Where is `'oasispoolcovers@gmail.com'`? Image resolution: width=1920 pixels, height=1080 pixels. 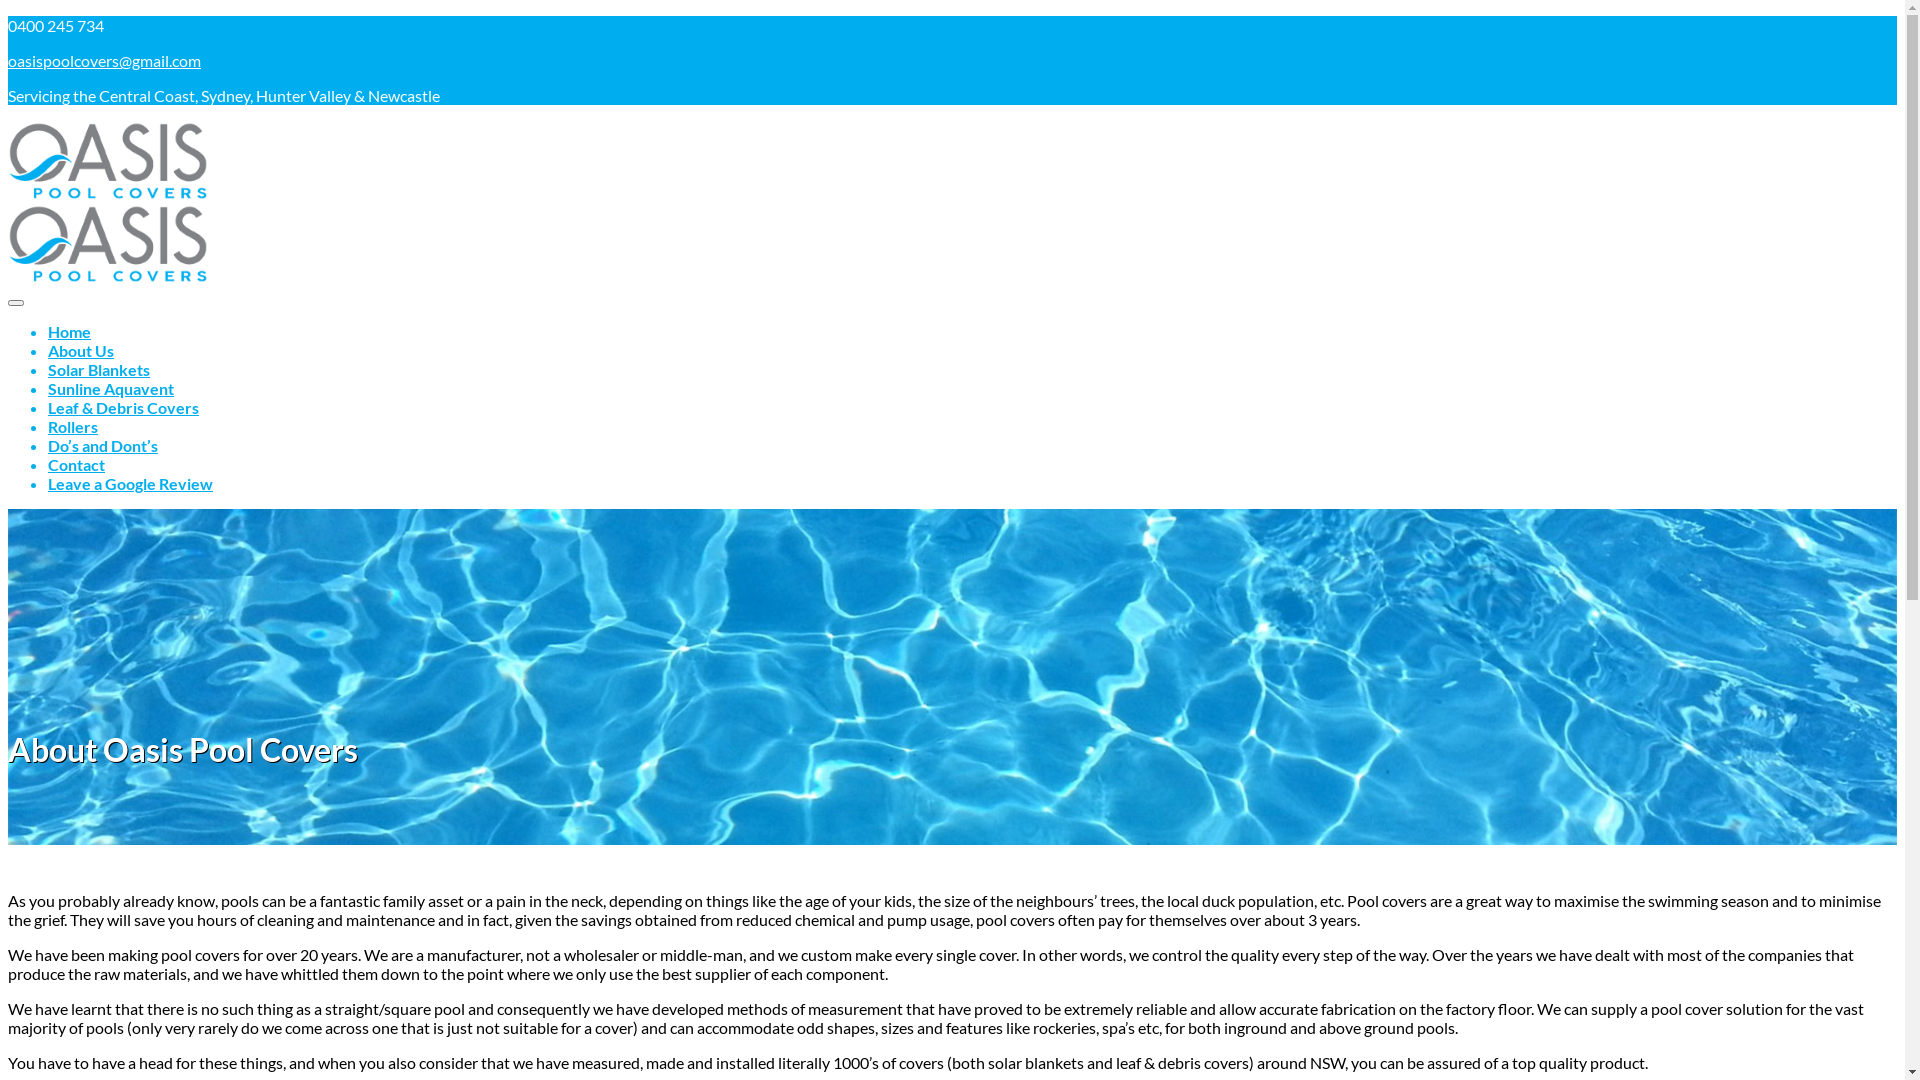 'oasispoolcovers@gmail.com' is located at coordinates (8, 59).